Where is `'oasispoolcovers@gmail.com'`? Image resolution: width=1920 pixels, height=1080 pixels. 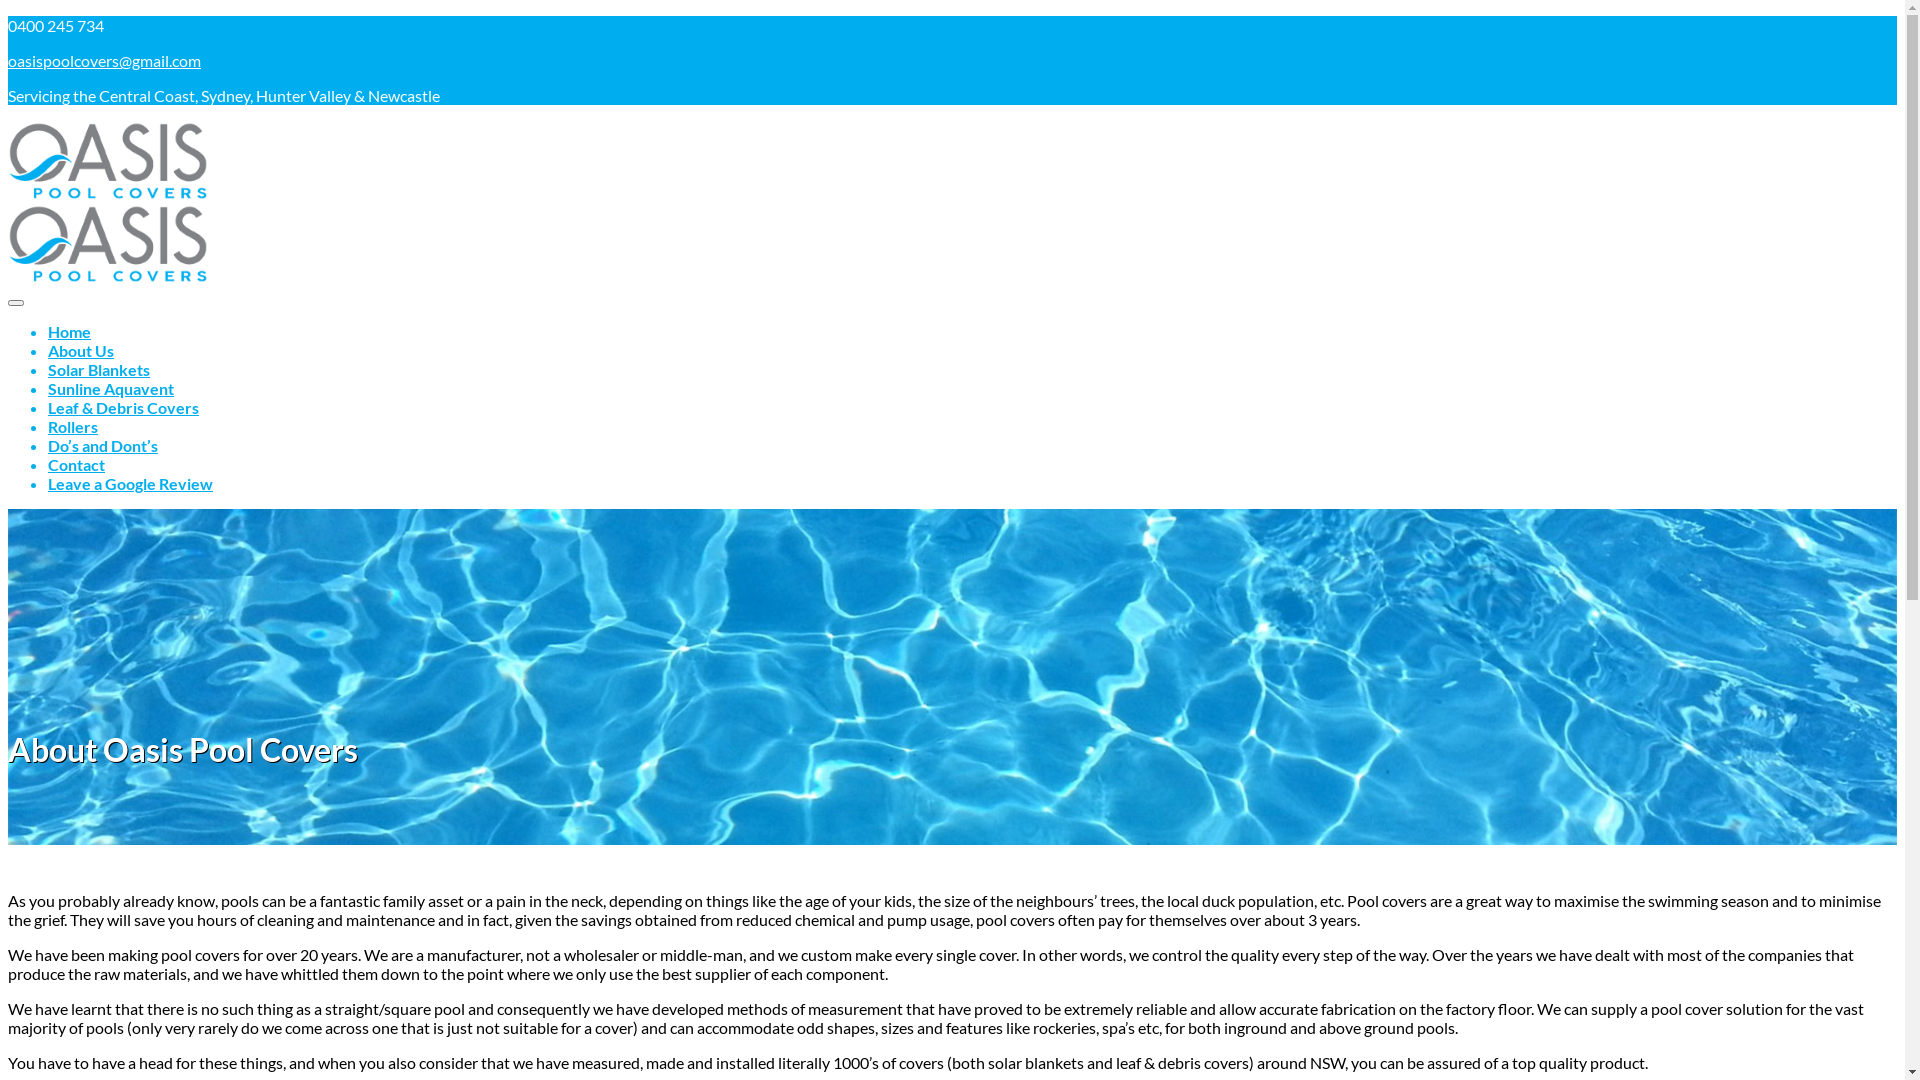 'oasispoolcovers@gmail.com' is located at coordinates (8, 59).